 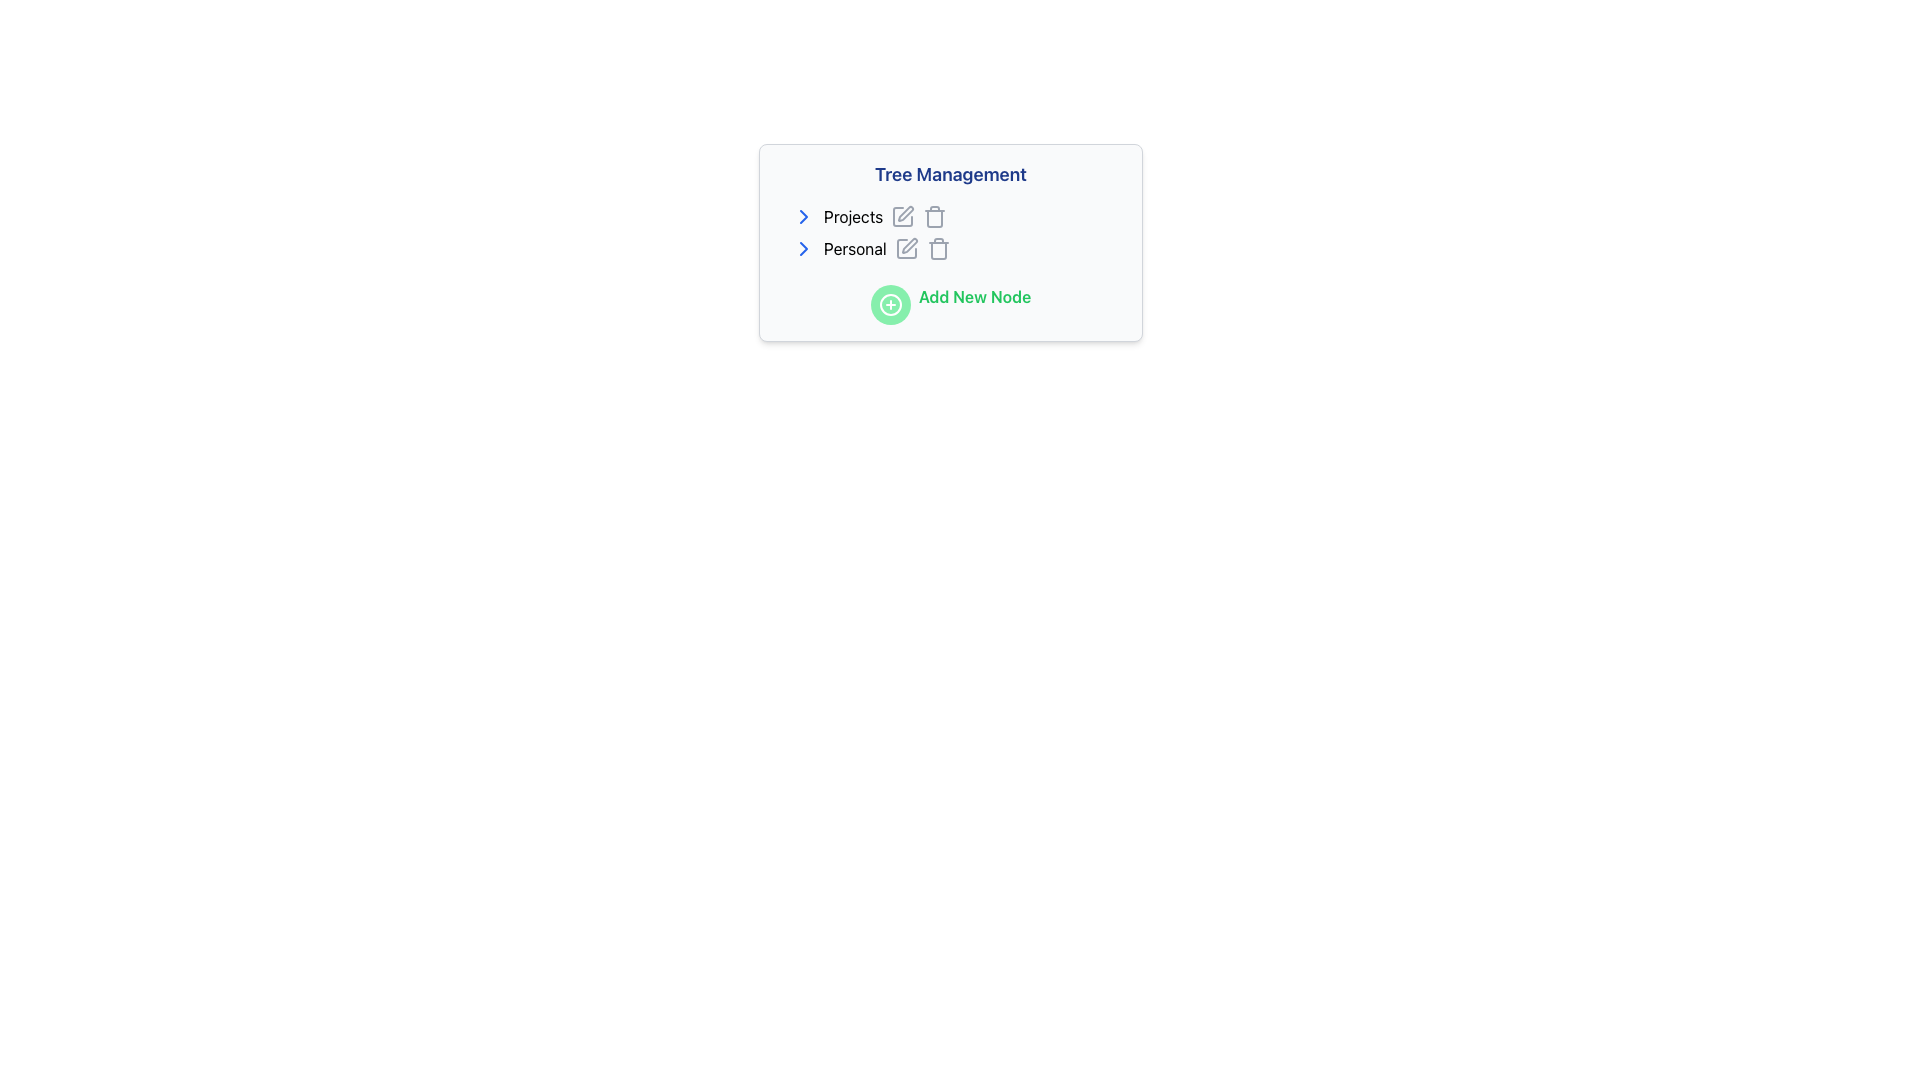 I want to click on the trash bin icon element that represents the delete action in the interface, located next to the 'Projects' text, so click(x=934, y=219).